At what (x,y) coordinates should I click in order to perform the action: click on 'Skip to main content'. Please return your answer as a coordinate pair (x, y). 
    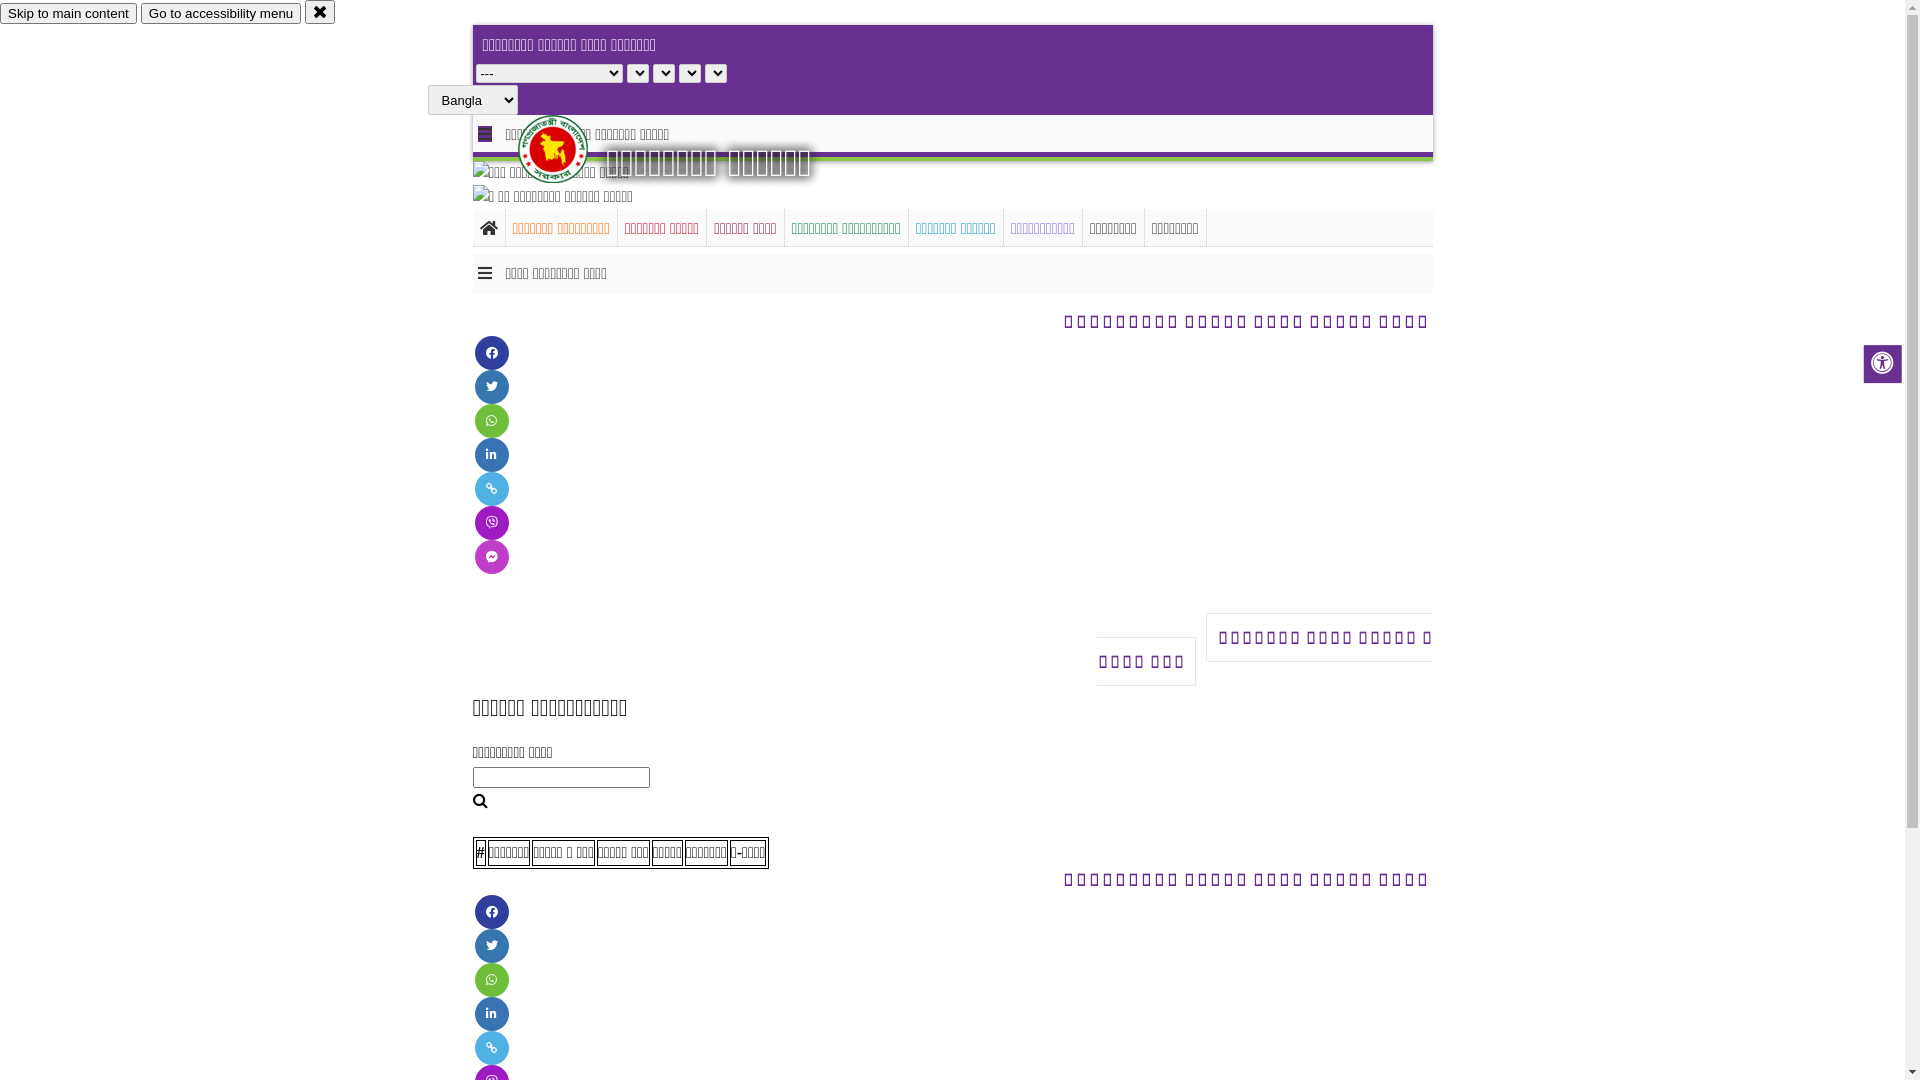
    Looking at the image, I should click on (68, 13).